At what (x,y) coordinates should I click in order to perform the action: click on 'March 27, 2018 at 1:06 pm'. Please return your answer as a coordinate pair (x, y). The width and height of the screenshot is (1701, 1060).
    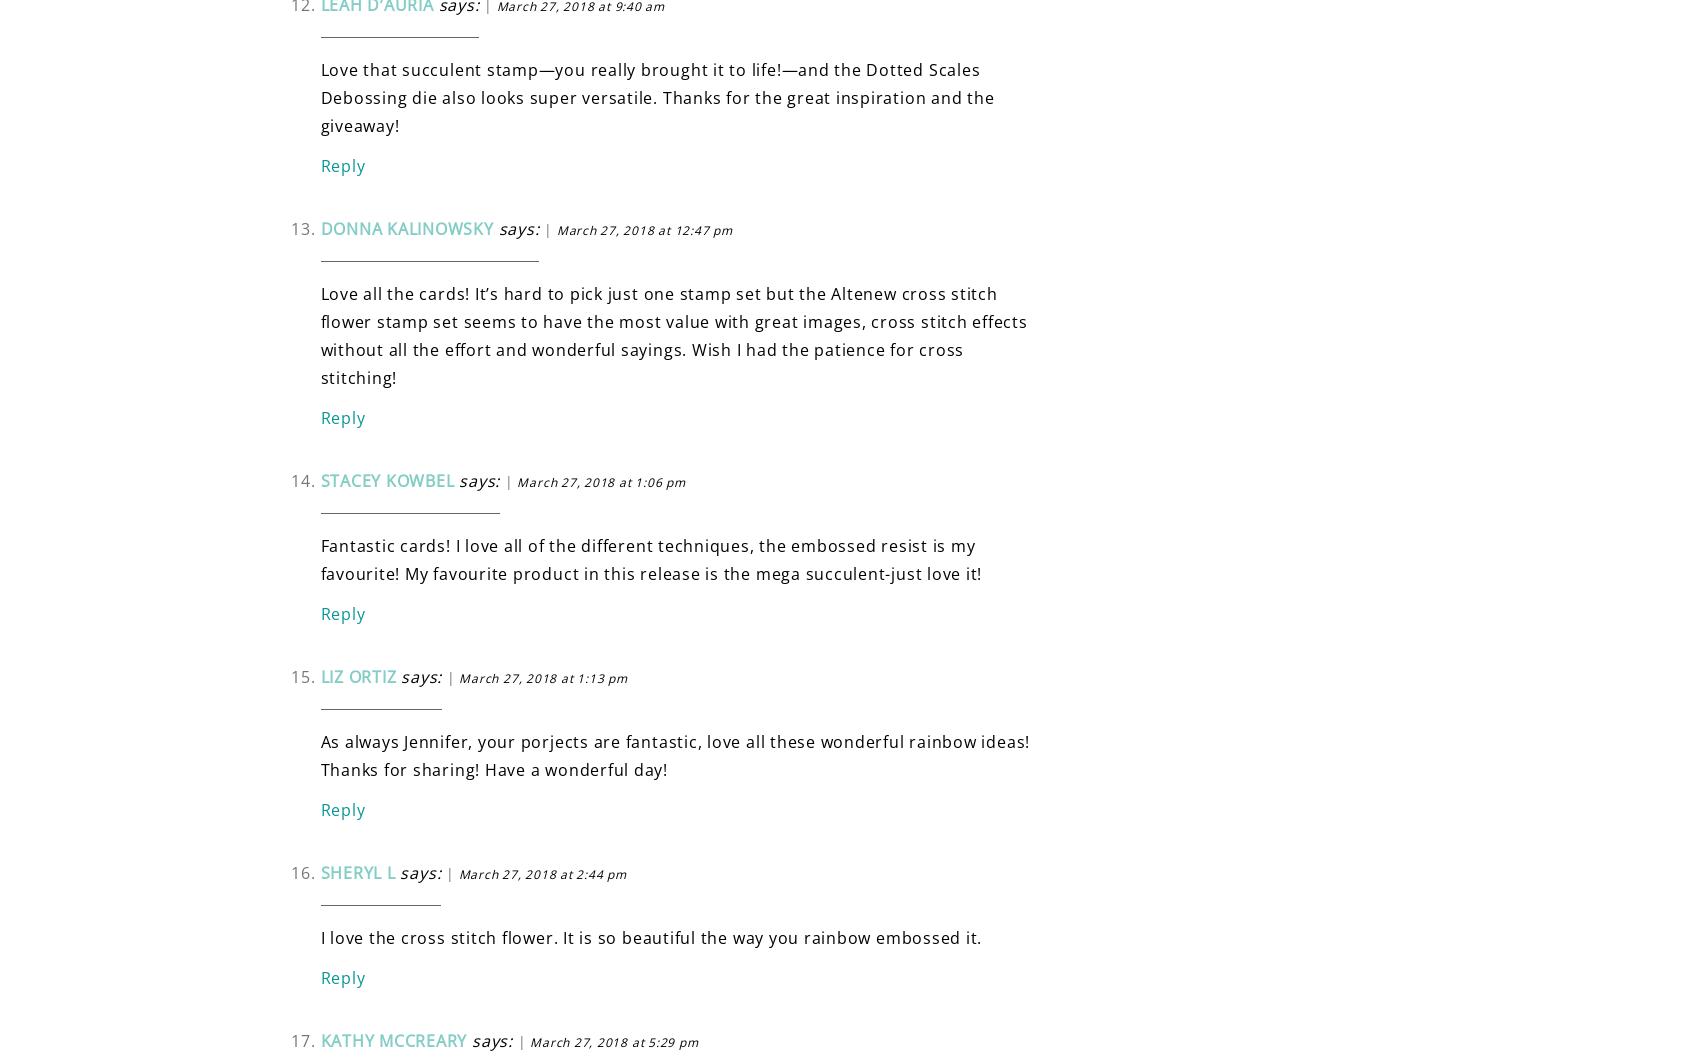
    Looking at the image, I should click on (600, 480).